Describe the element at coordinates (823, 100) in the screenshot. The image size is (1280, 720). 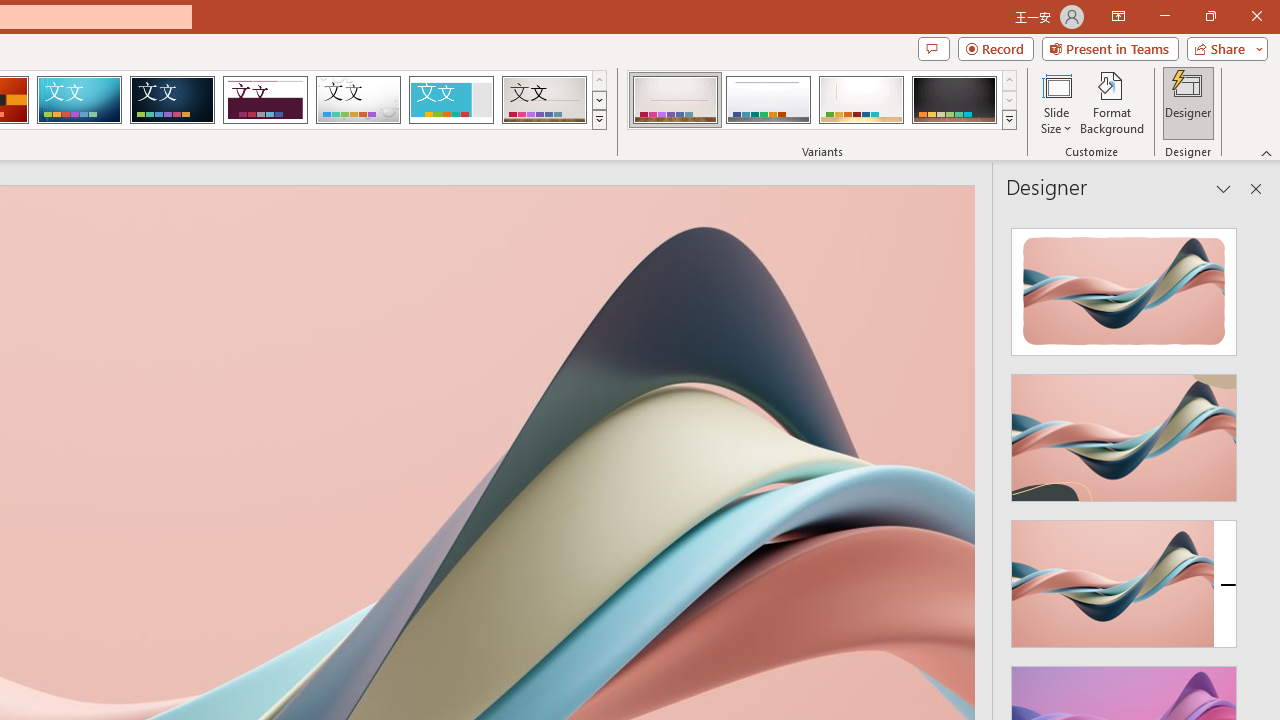
I see `'AutomationID: ThemeVariantsGallery'` at that location.